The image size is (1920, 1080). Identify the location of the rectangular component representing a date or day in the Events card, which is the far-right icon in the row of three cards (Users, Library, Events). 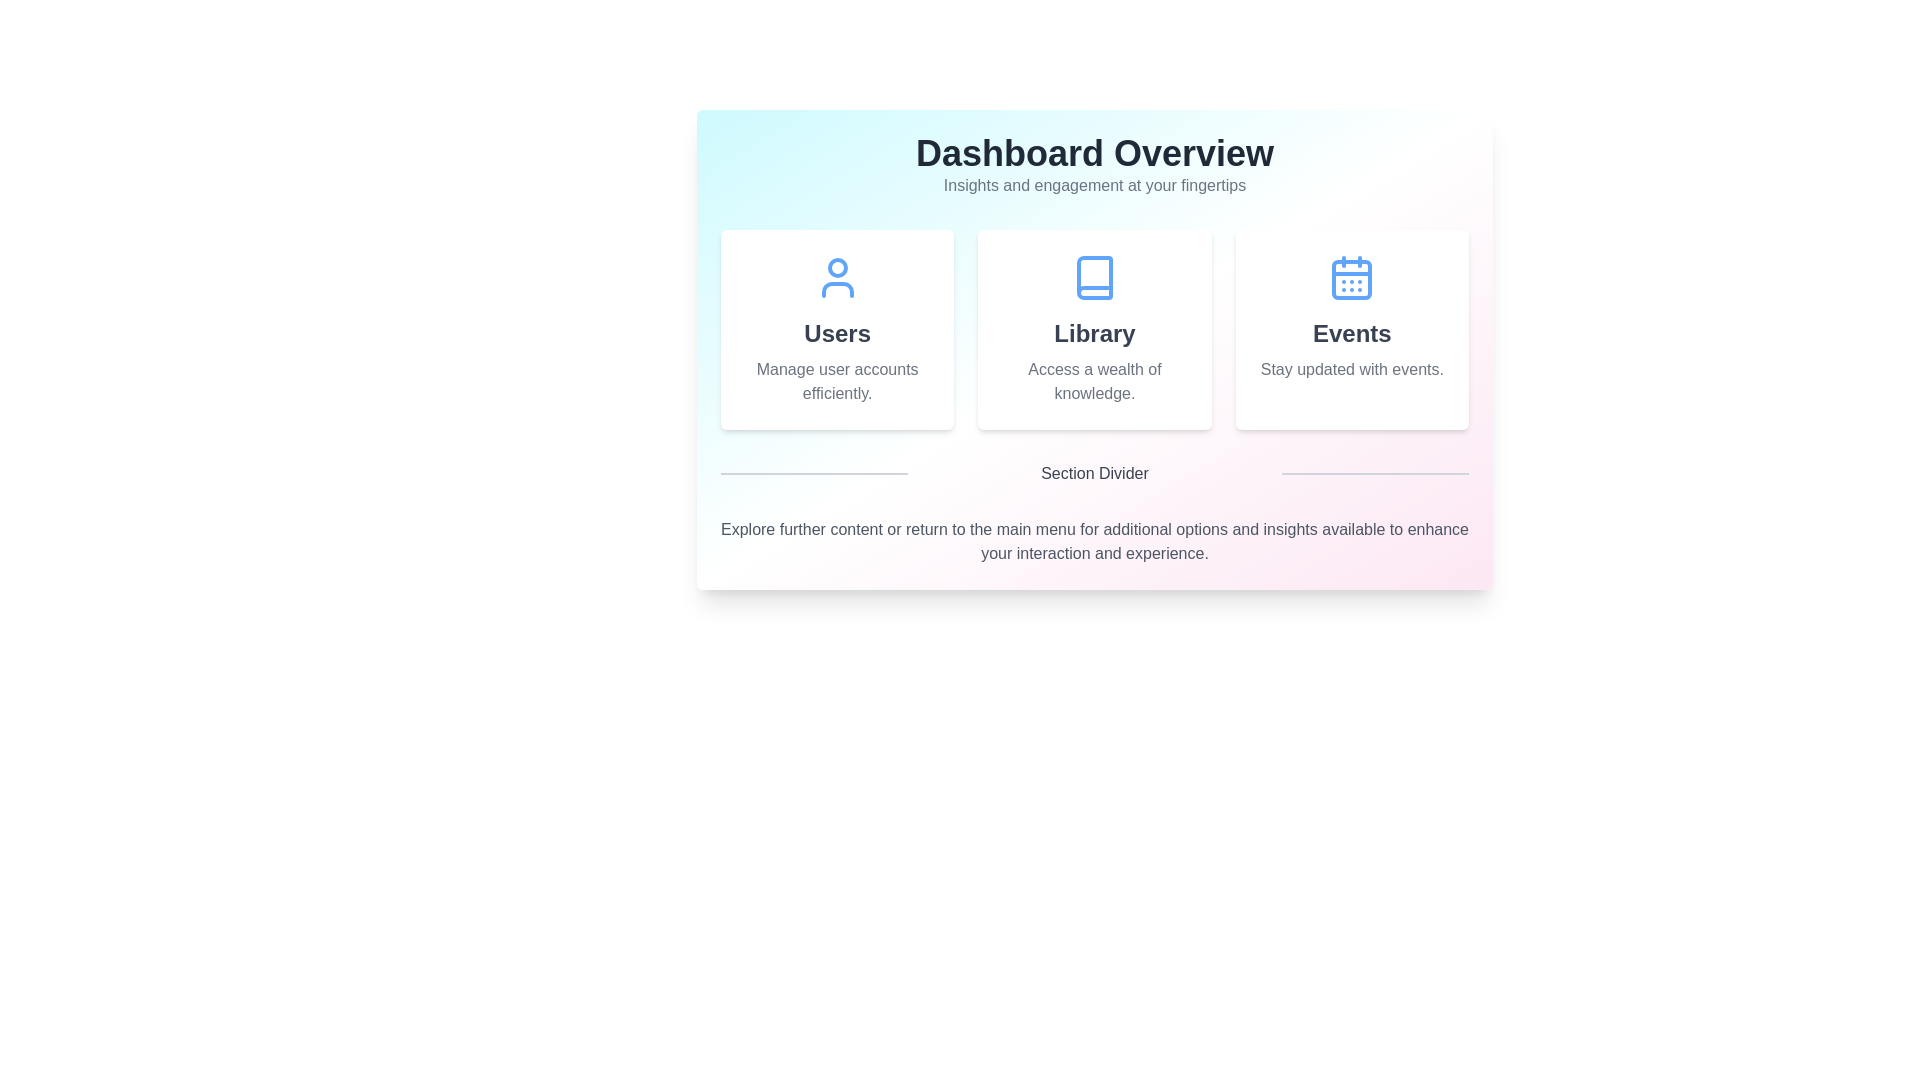
(1352, 280).